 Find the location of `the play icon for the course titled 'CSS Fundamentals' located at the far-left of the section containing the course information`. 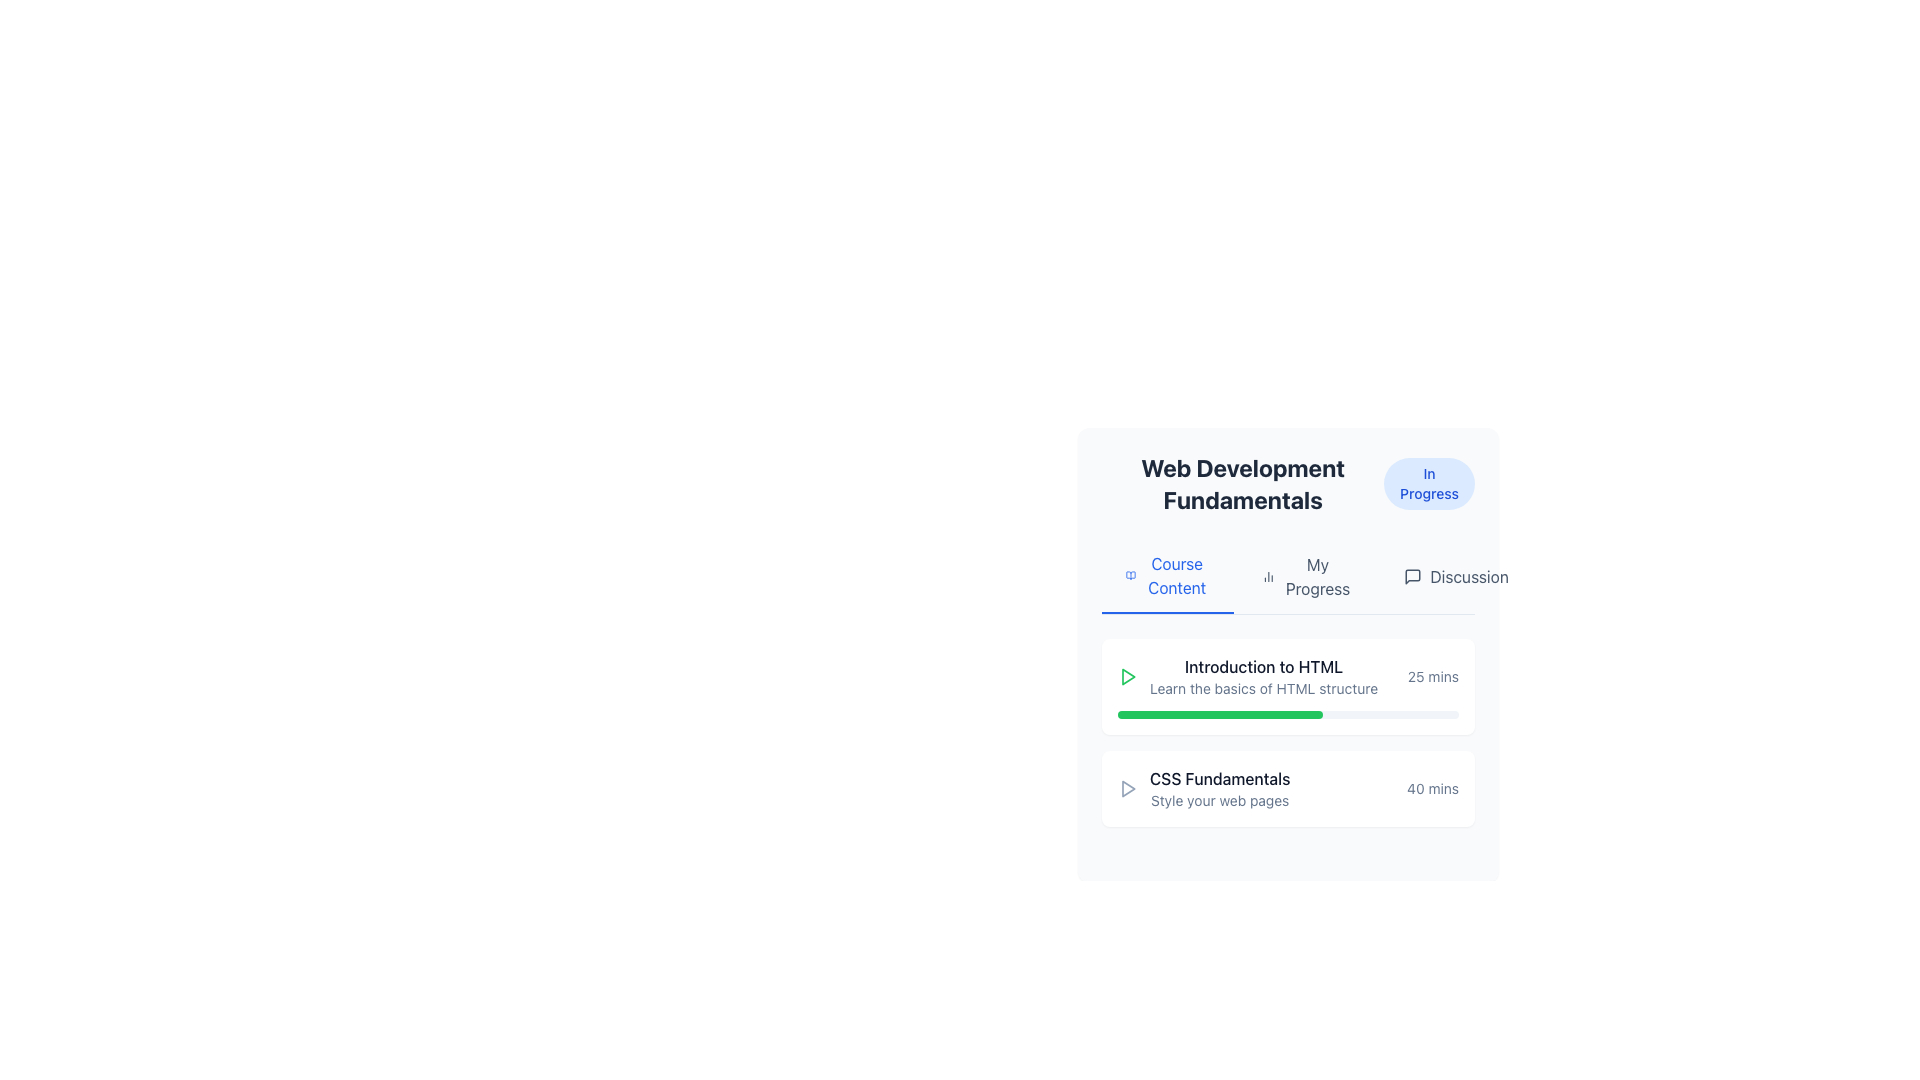

the play icon for the course titled 'CSS Fundamentals' located at the far-left of the section containing the course information is located at coordinates (1128, 788).